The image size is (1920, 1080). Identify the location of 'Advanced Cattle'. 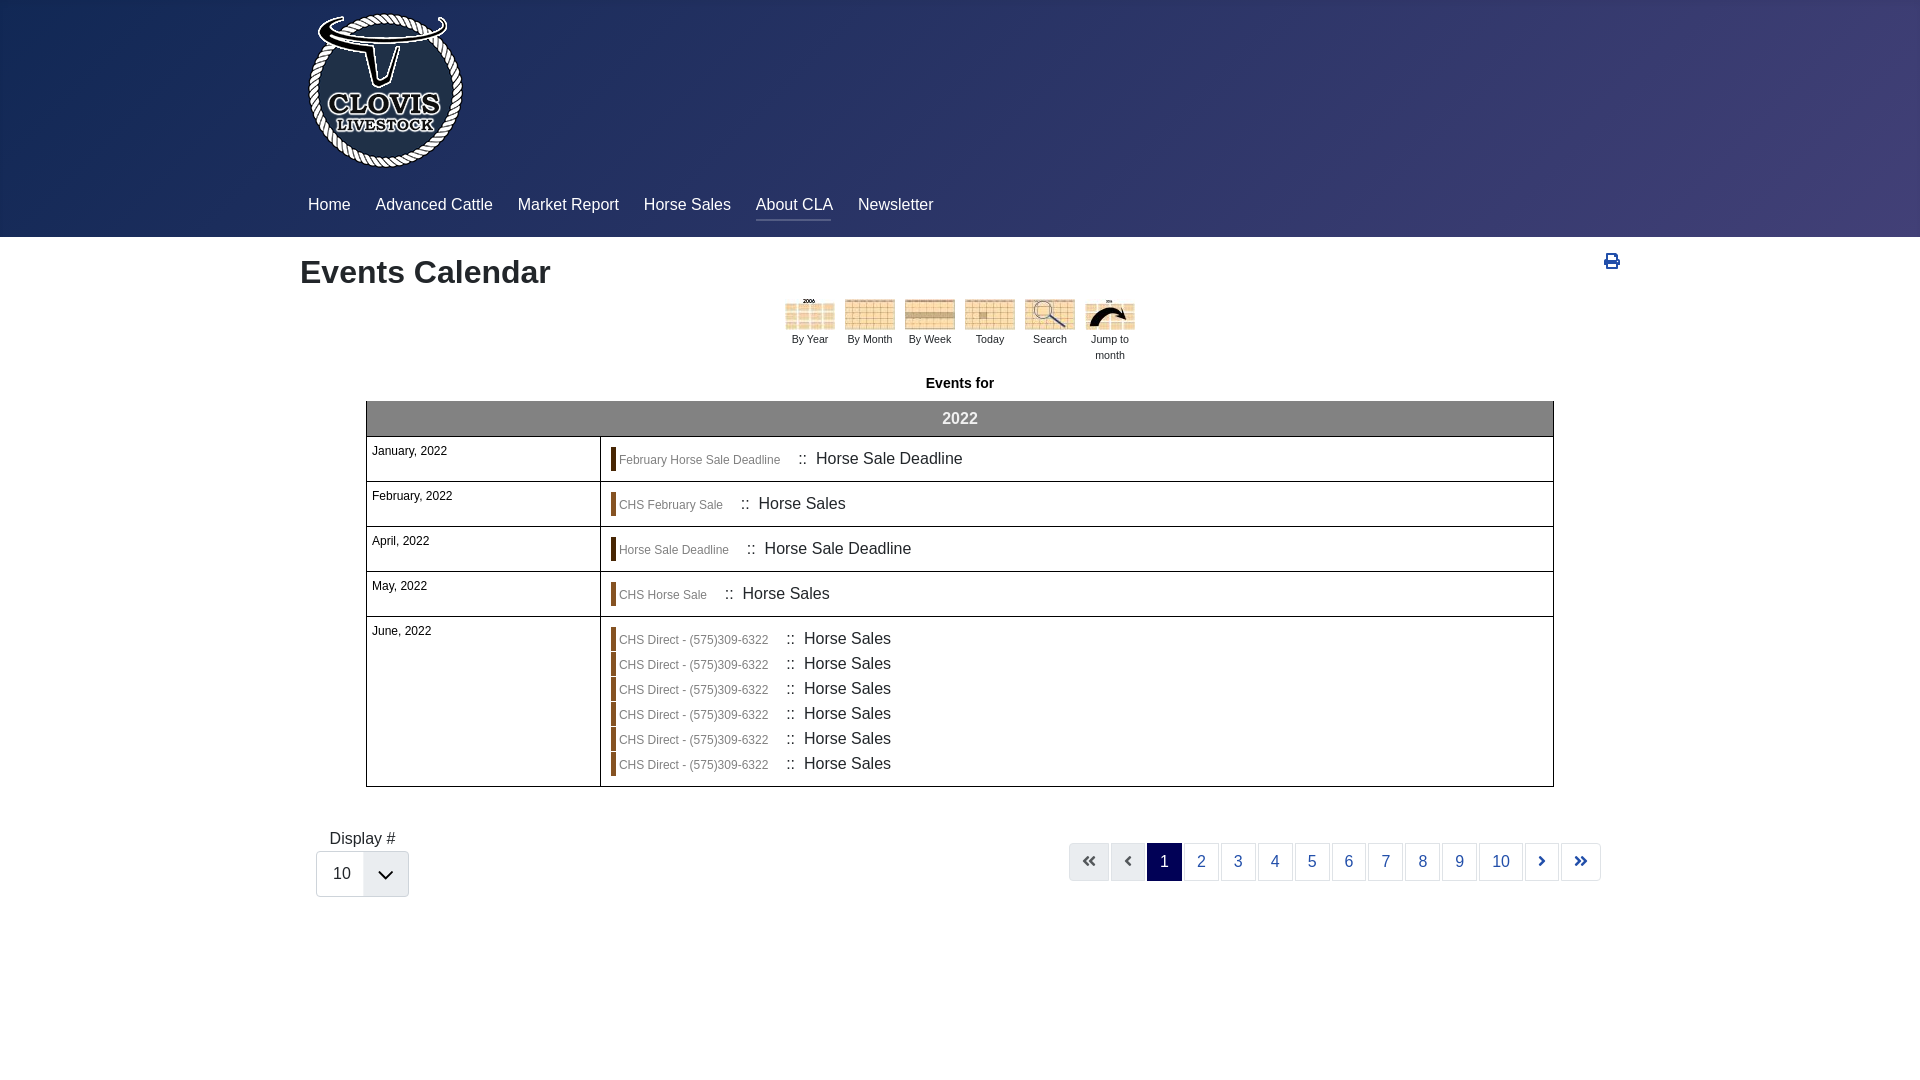
(432, 204).